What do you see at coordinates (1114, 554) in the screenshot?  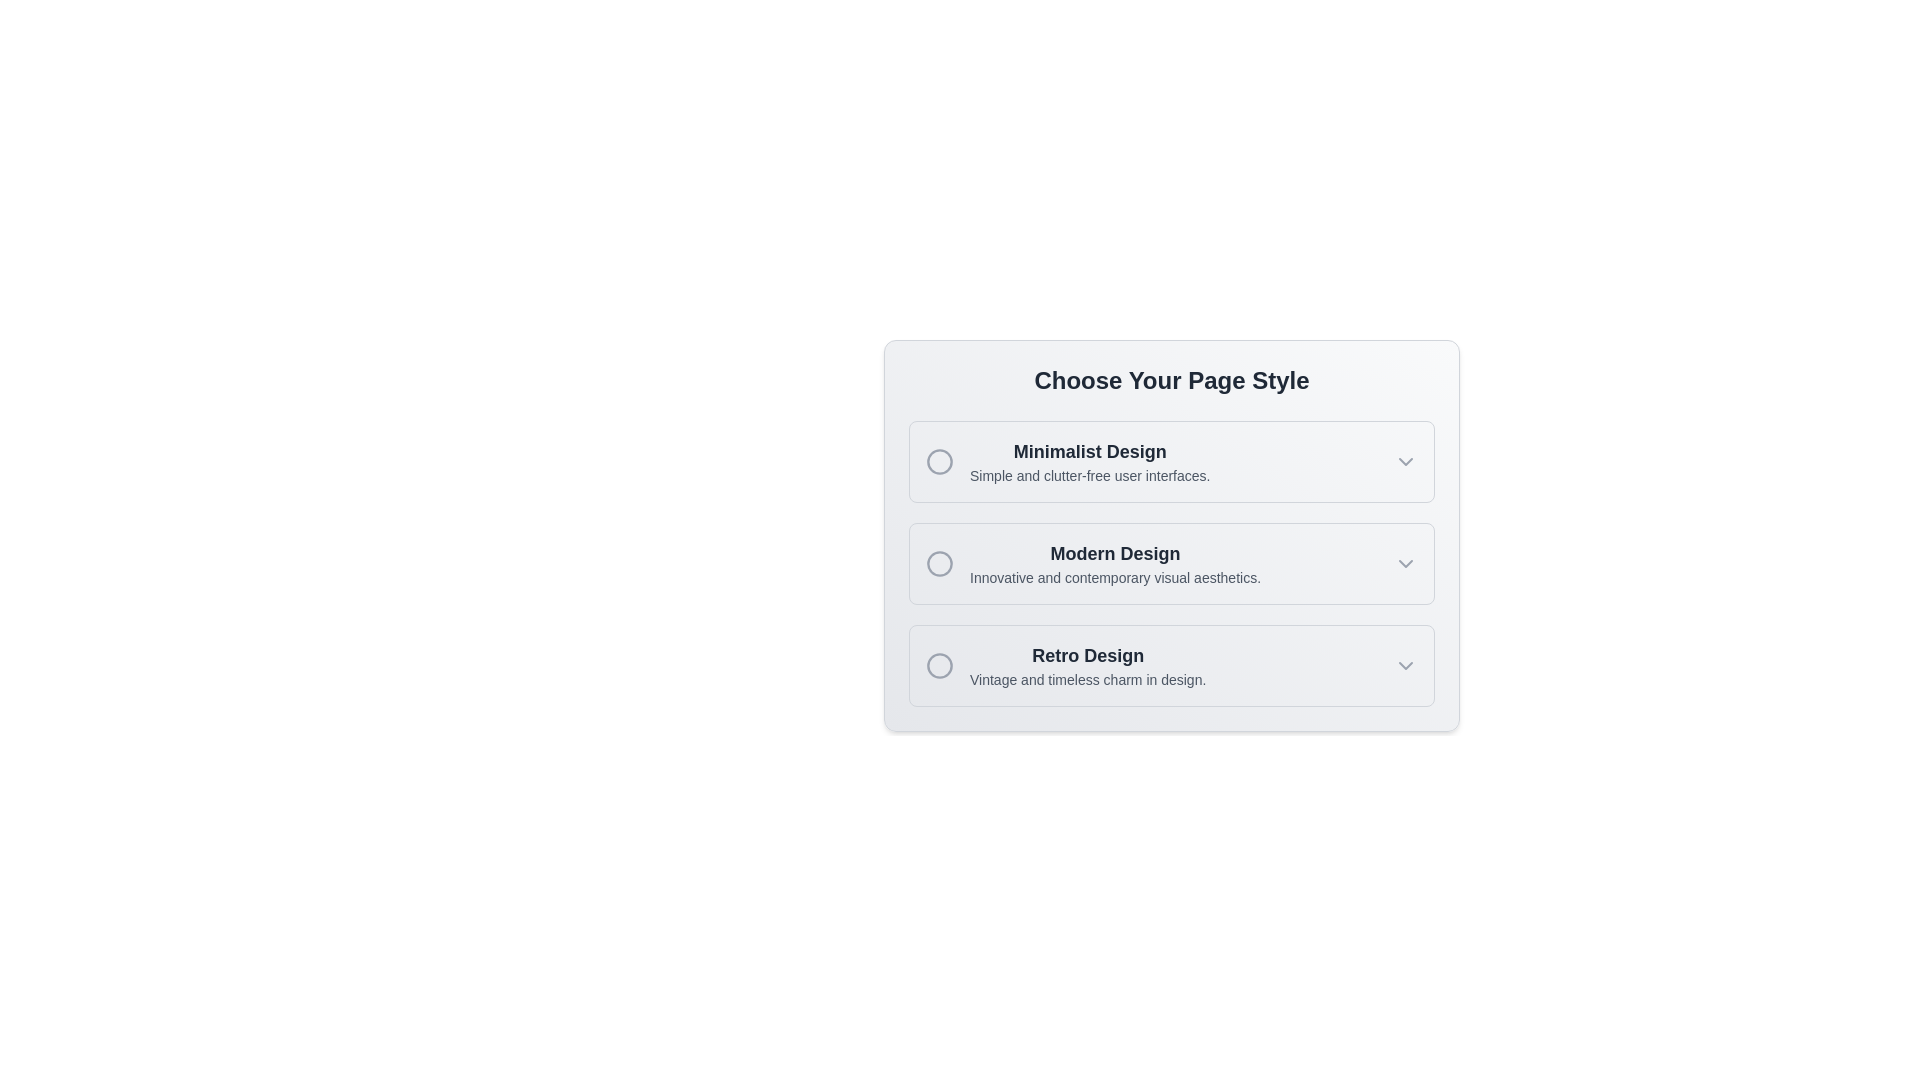 I see `the 'Modern Design' text label, which serves as a title in the visual style selector, positioned between 'Minimalist Design' and 'Retro Design' under 'Choose Your Page Style.'` at bounding box center [1114, 554].